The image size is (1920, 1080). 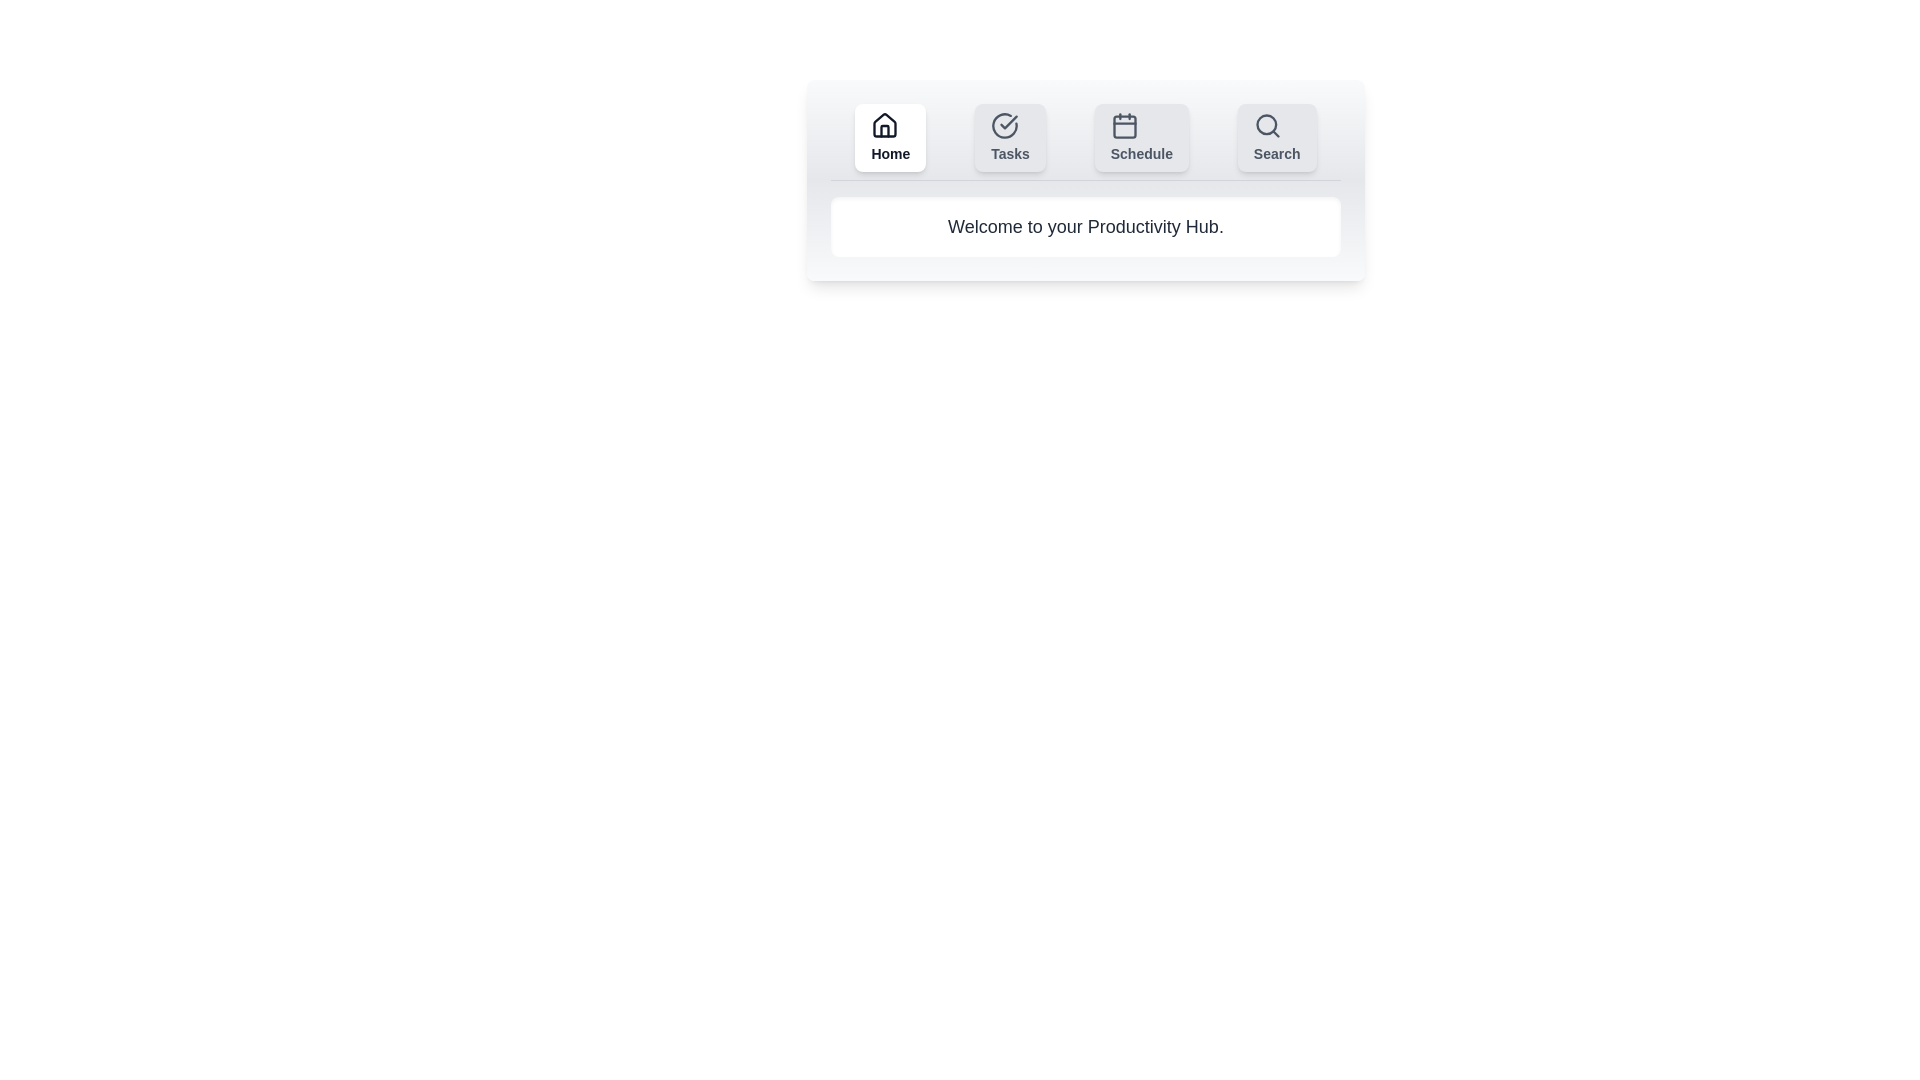 I want to click on the Tasks tab by clicking its respective button, so click(x=1010, y=137).